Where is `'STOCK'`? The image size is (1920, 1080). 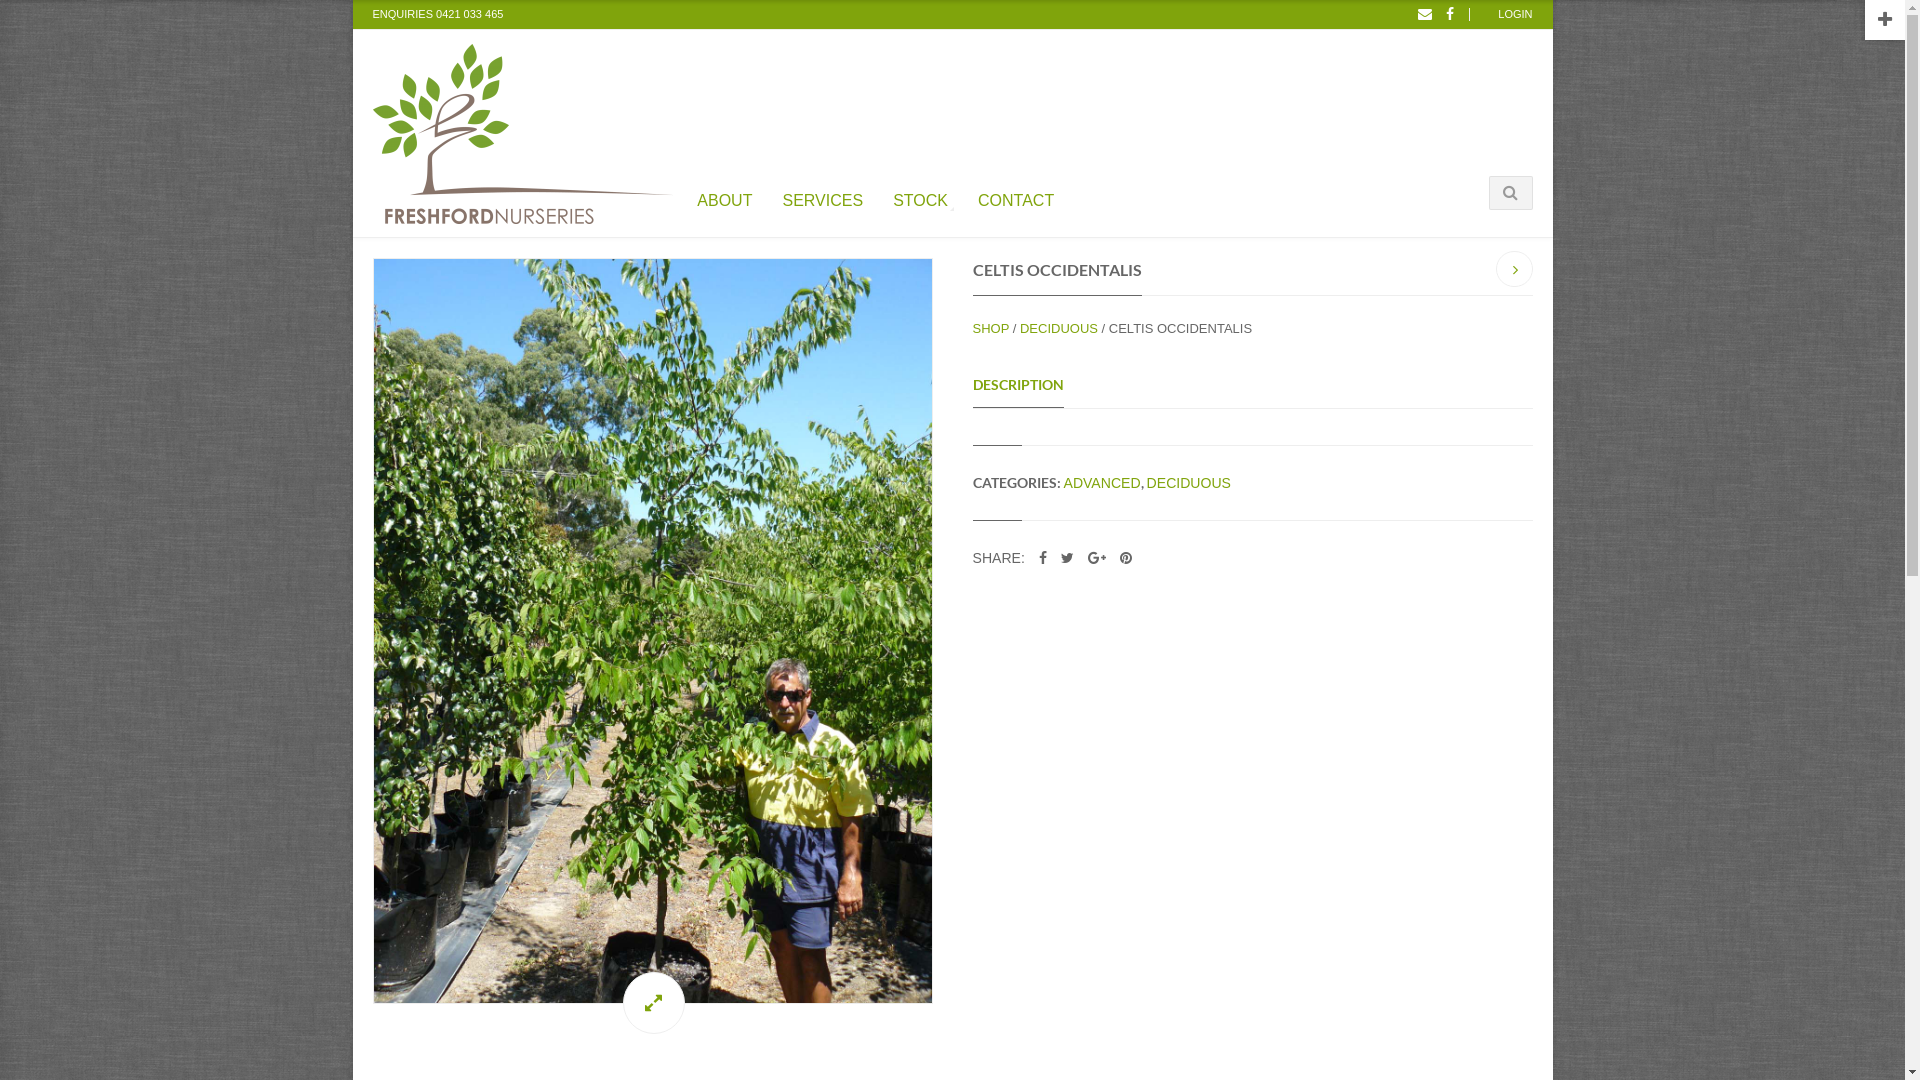
'STOCK' is located at coordinates (919, 196).